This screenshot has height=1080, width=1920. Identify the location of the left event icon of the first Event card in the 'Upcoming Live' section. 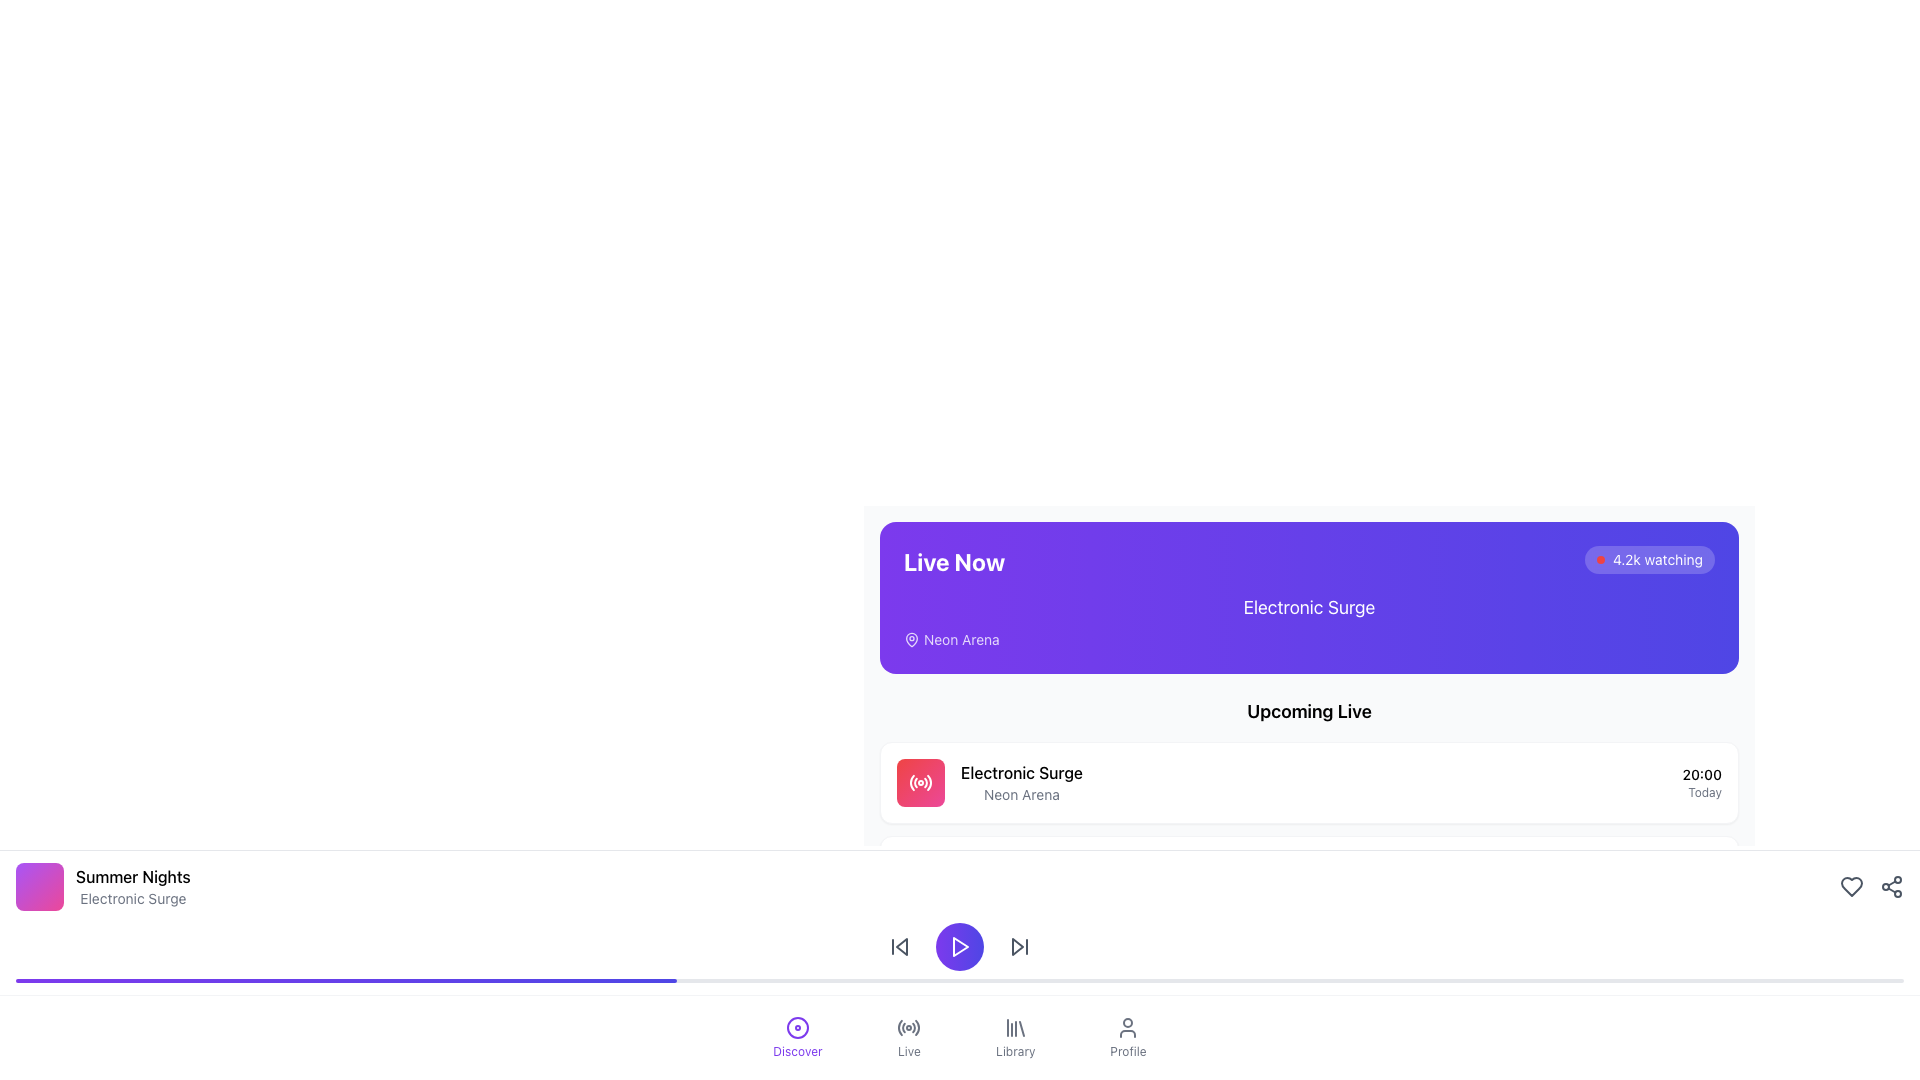
(1309, 782).